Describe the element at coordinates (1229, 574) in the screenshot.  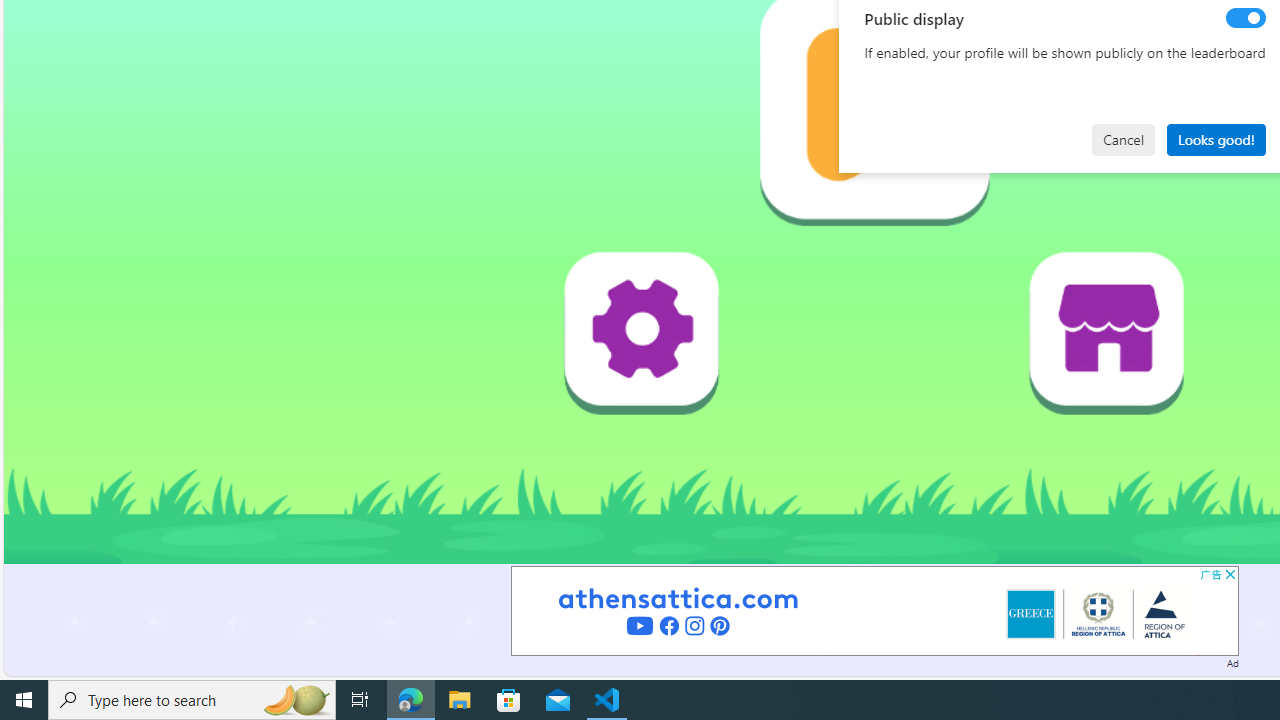
I see `'AutomationID: cbb'` at that location.